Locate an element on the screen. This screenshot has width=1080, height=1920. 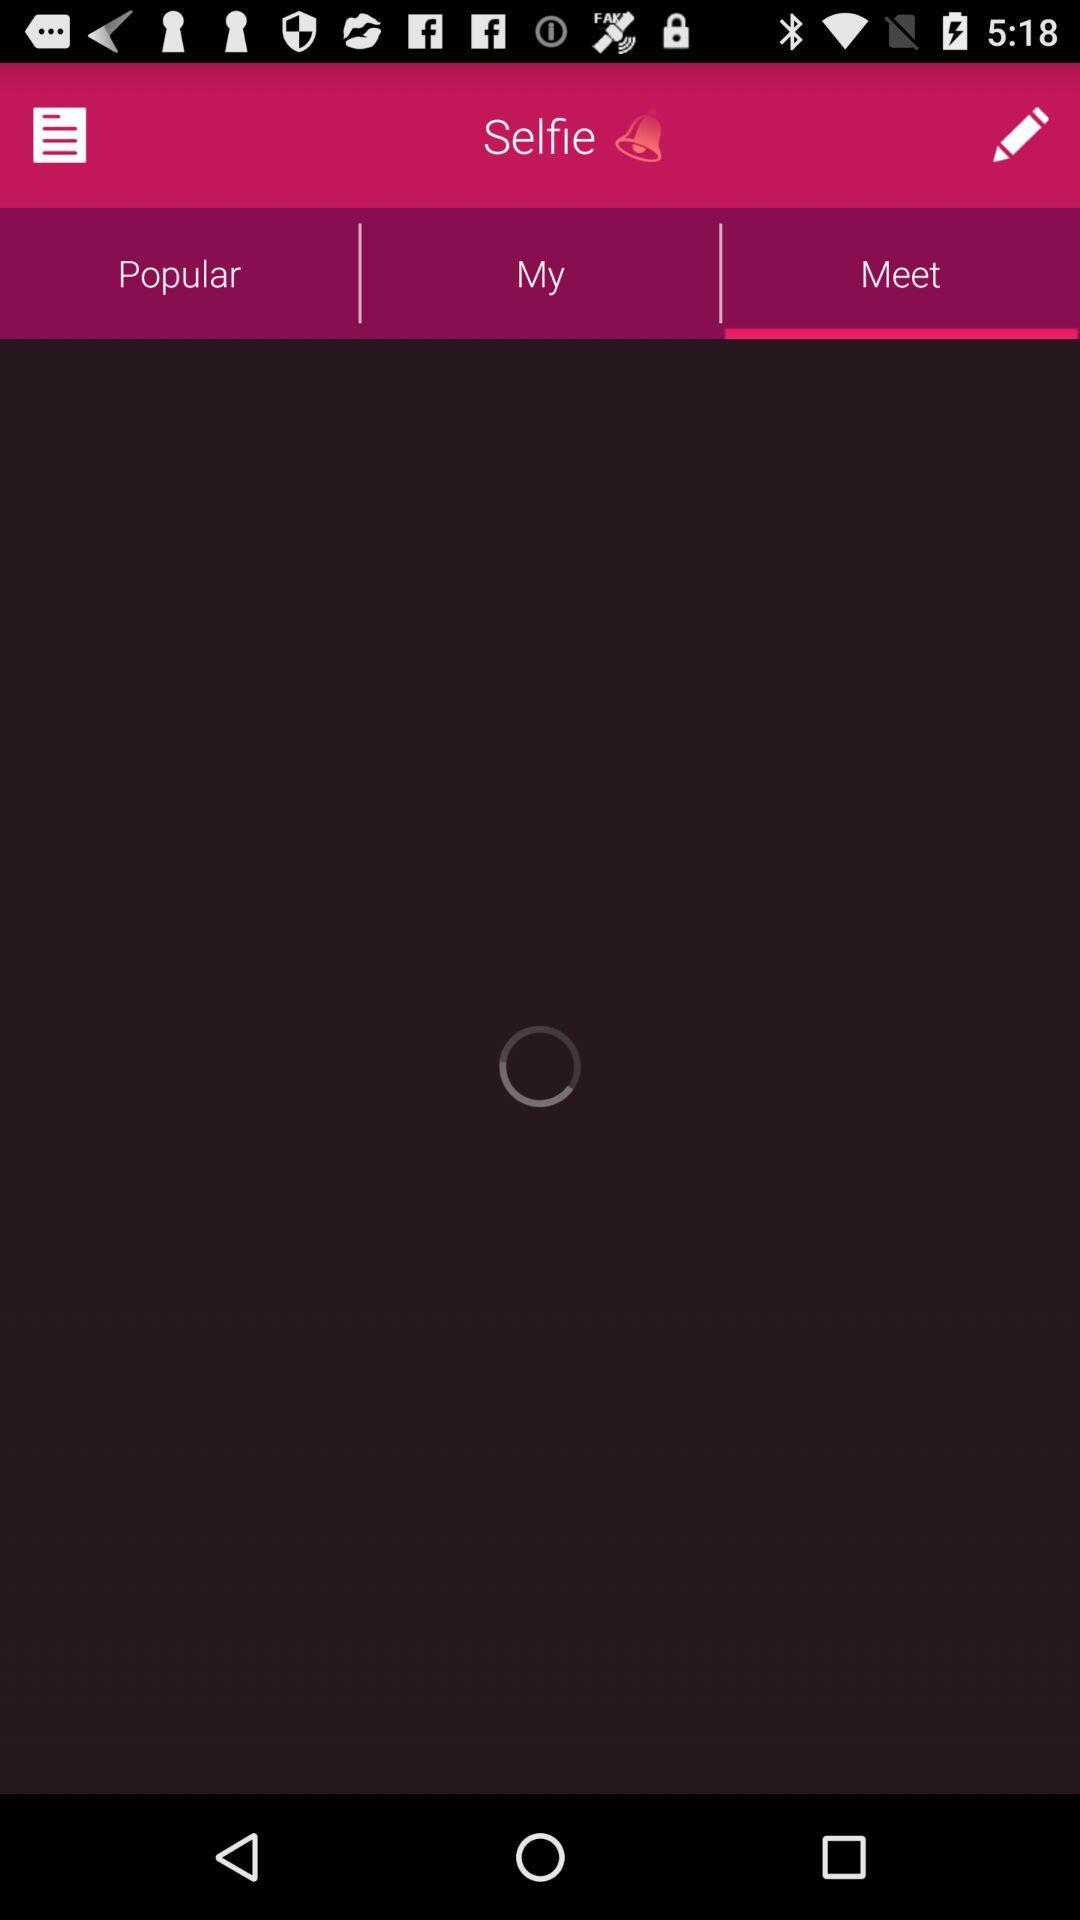
alarm bell option is located at coordinates (646, 134).